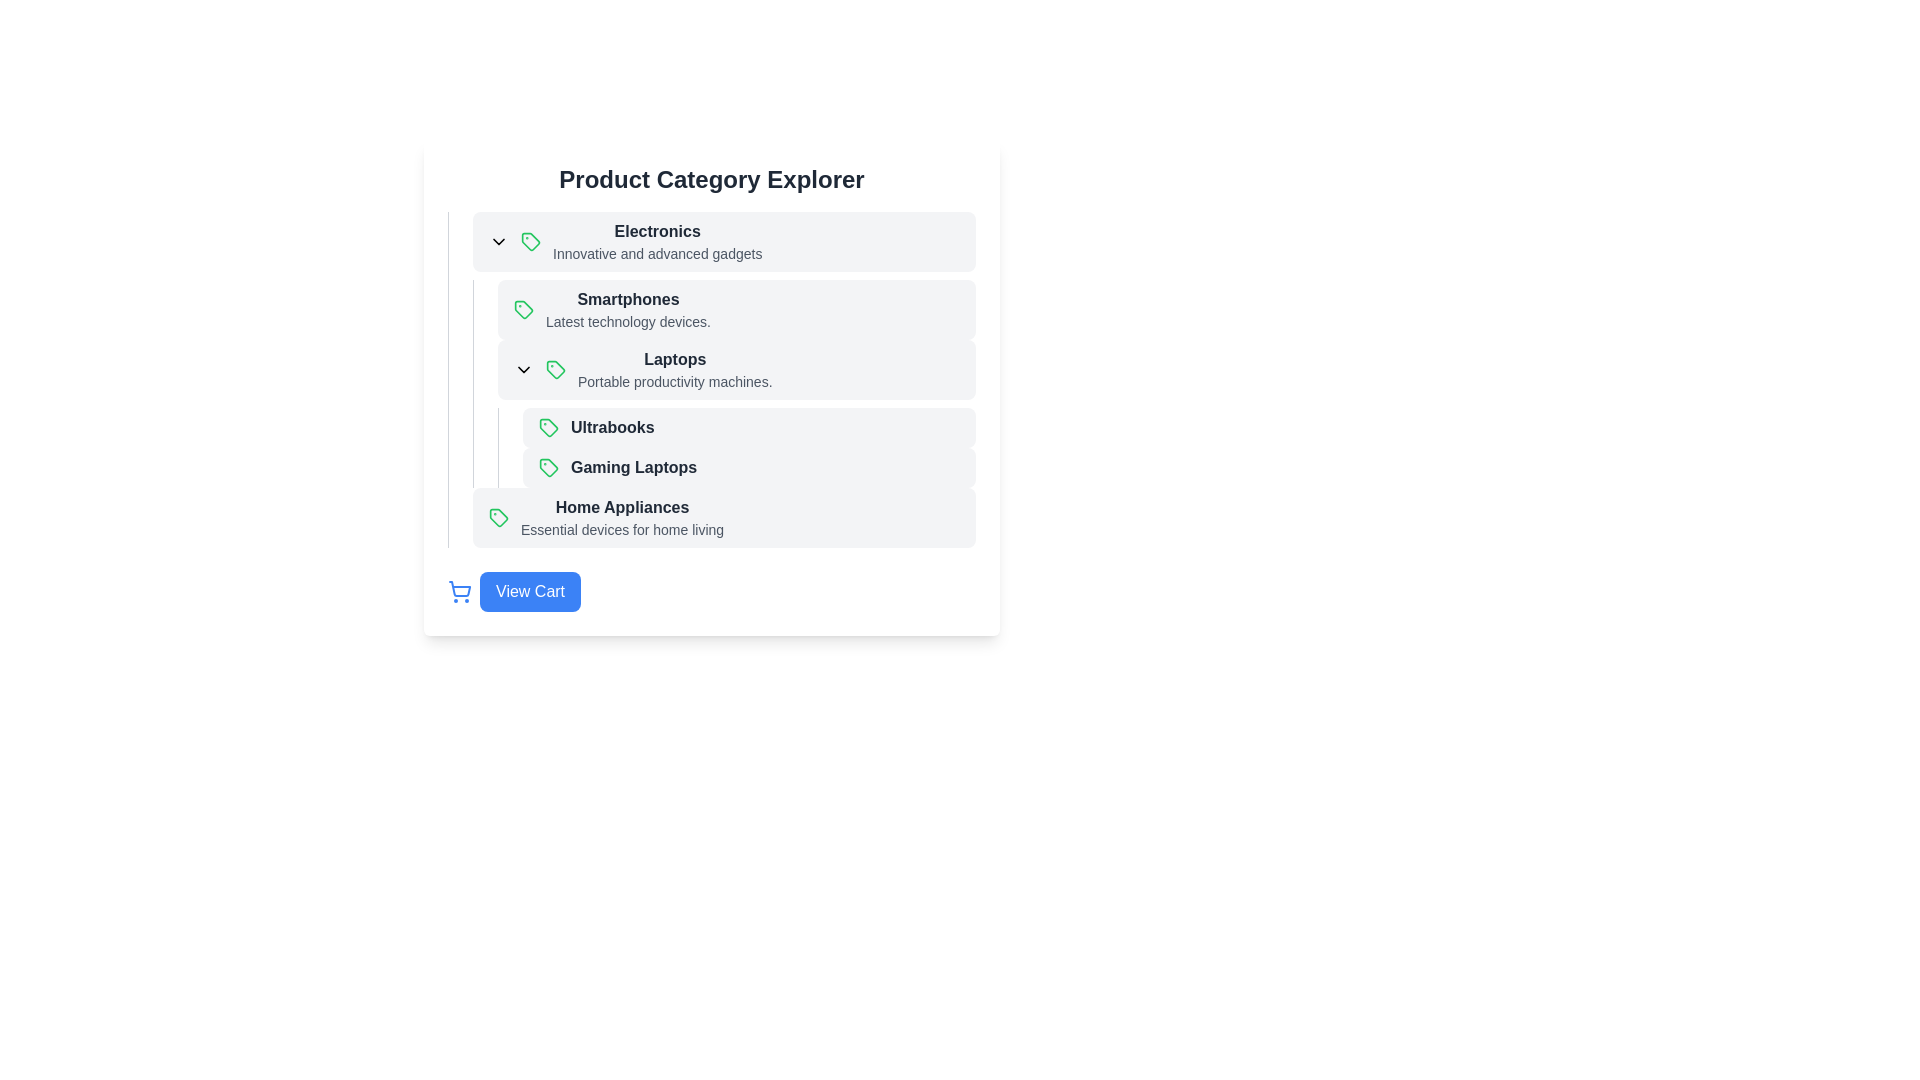 This screenshot has width=1920, height=1080. Describe the element at coordinates (621, 516) in the screenshot. I see `the text display element that contains the lines 'Home Appliances' and 'Essential devices for home living', located under the 'Gaming Laptops' option in the 'Product Category Explorer' section` at that location.